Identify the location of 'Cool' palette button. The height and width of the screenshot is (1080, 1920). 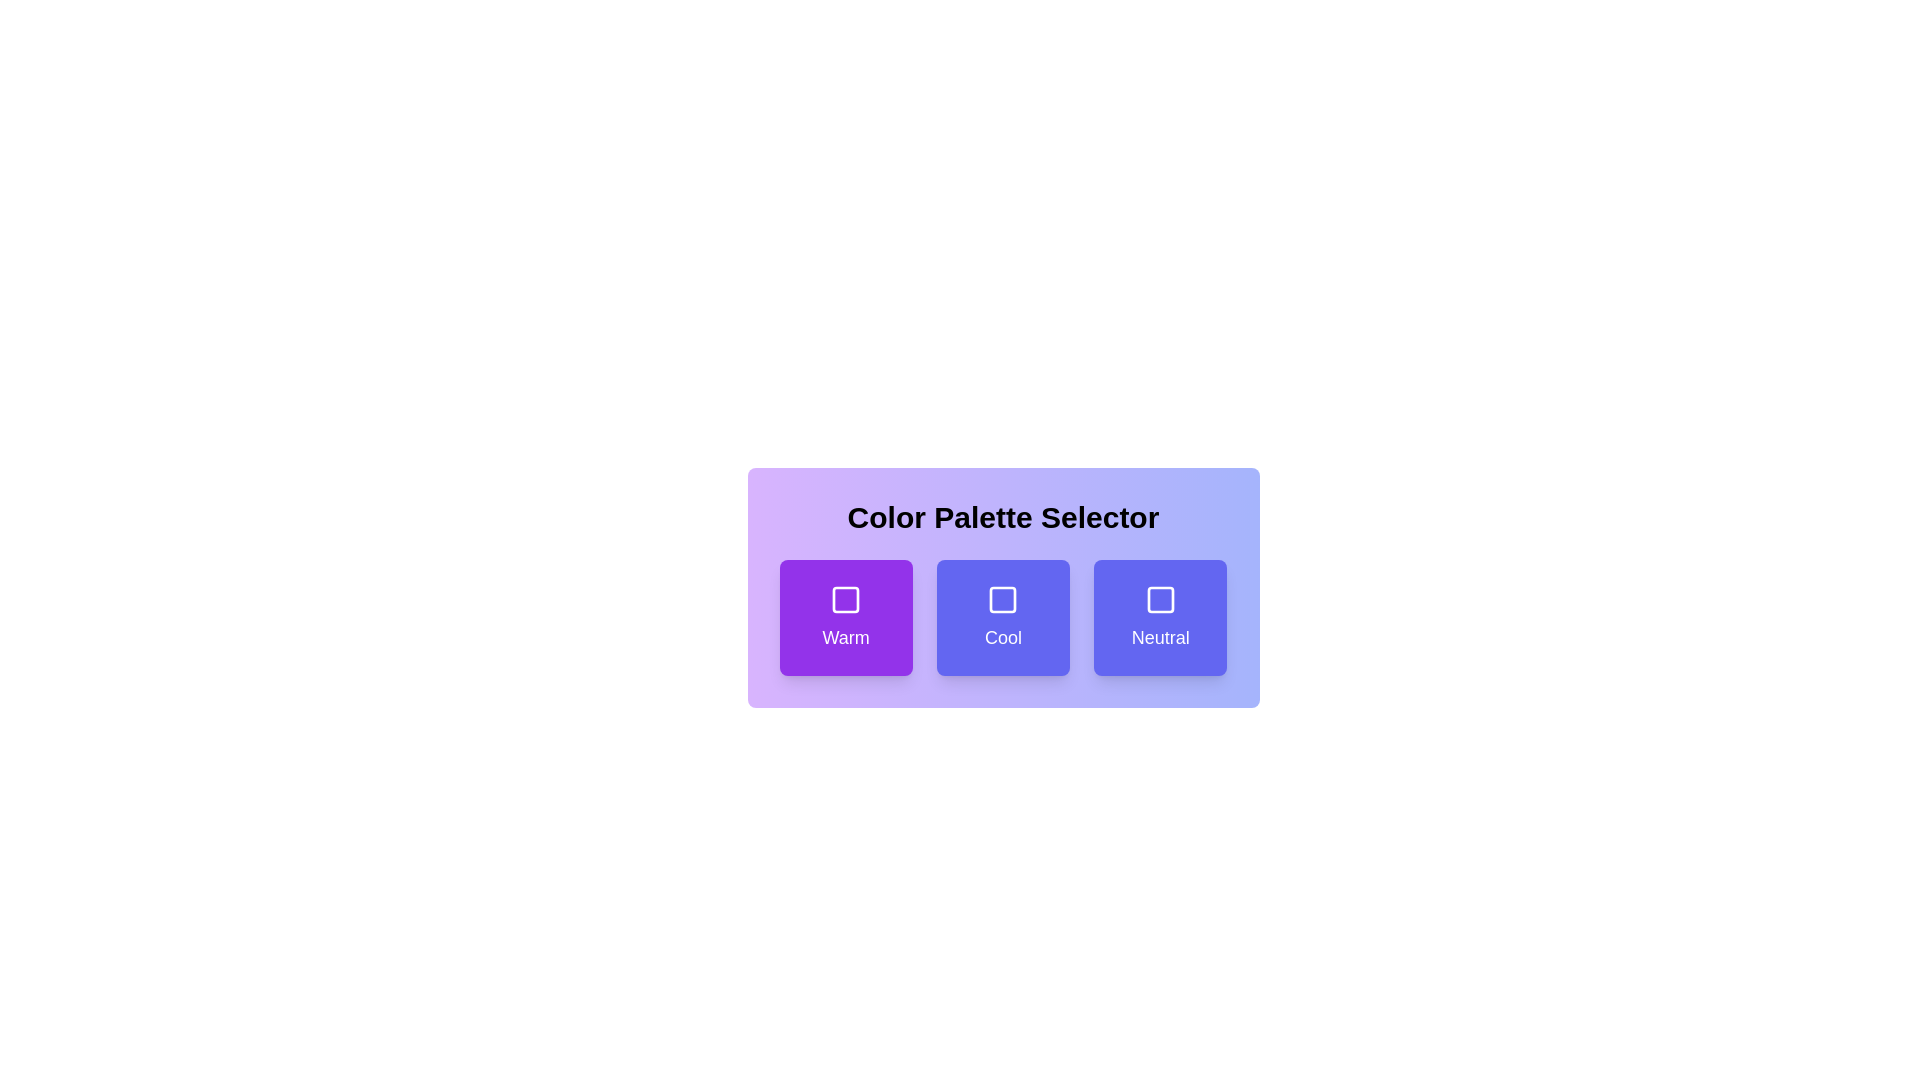
(1003, 616).